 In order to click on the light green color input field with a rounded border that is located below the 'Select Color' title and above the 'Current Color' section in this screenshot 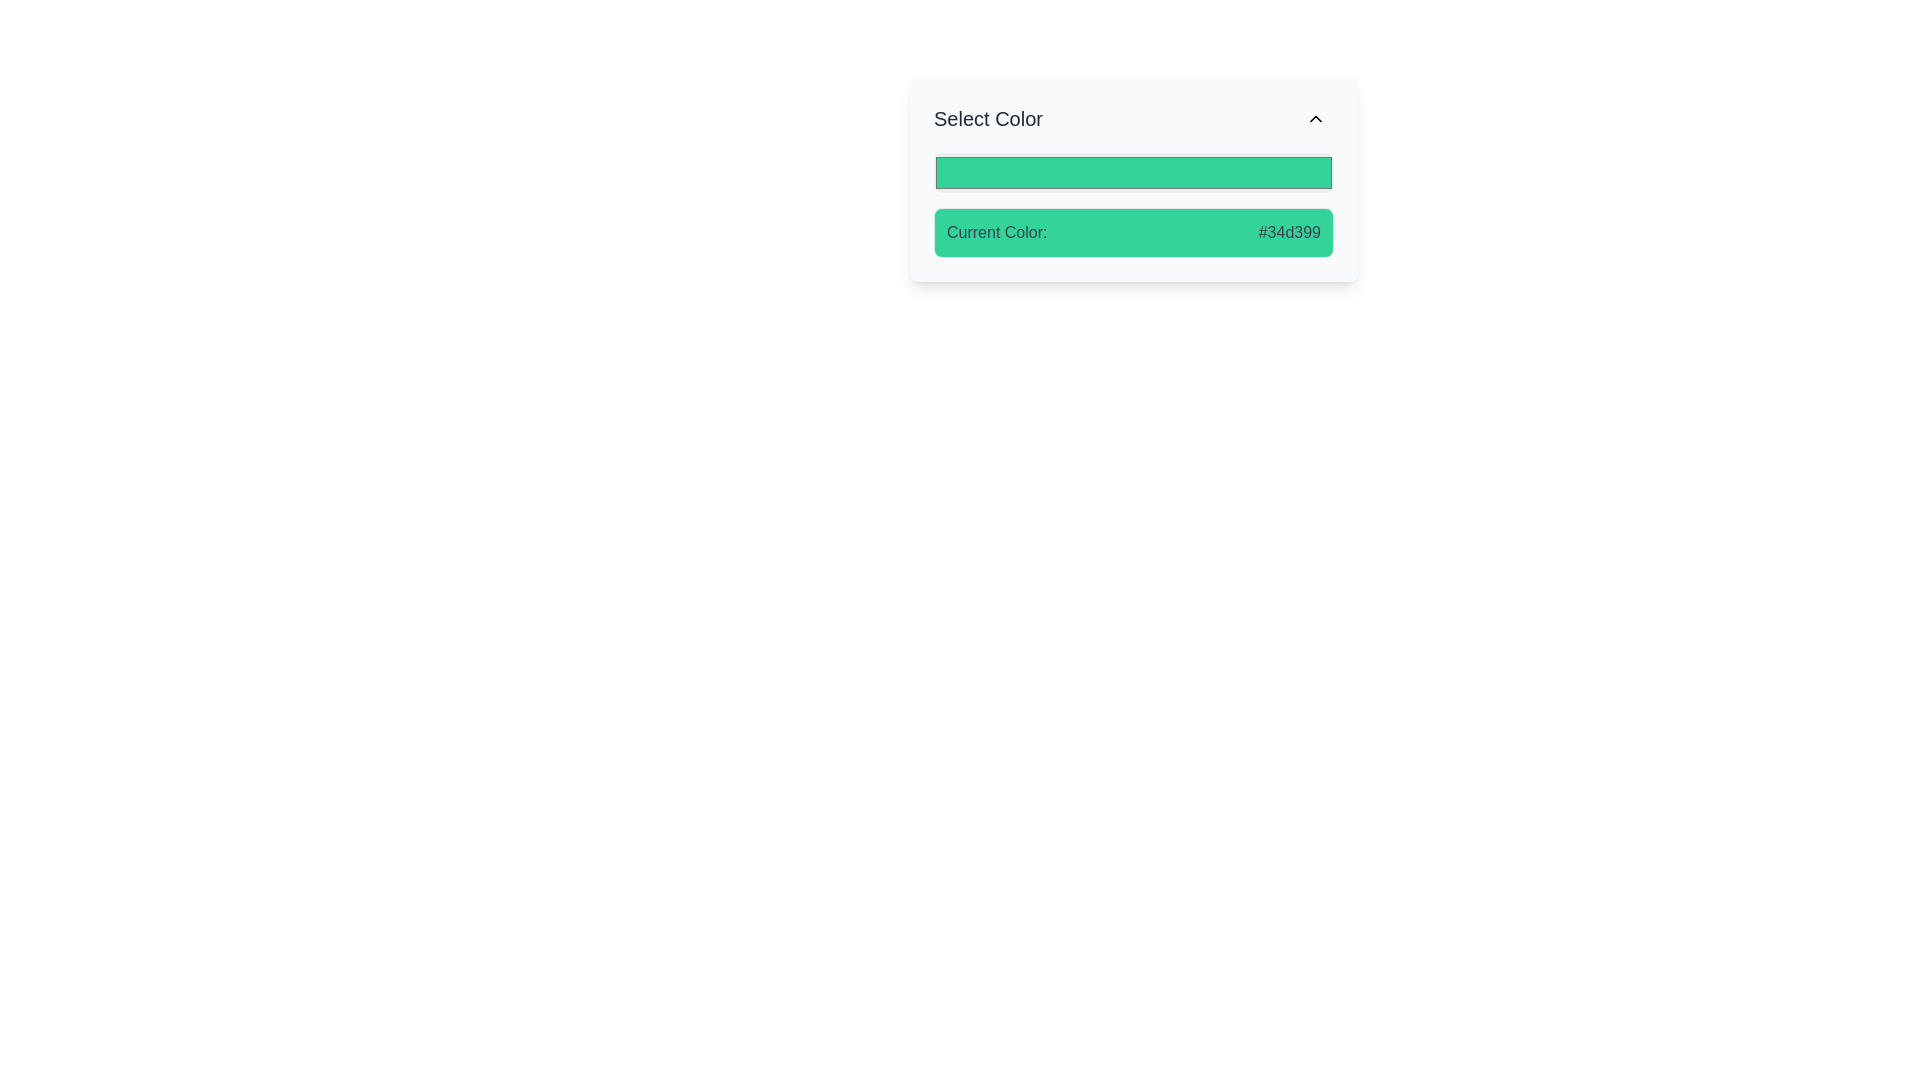, I will do `click(1133, 178)`.